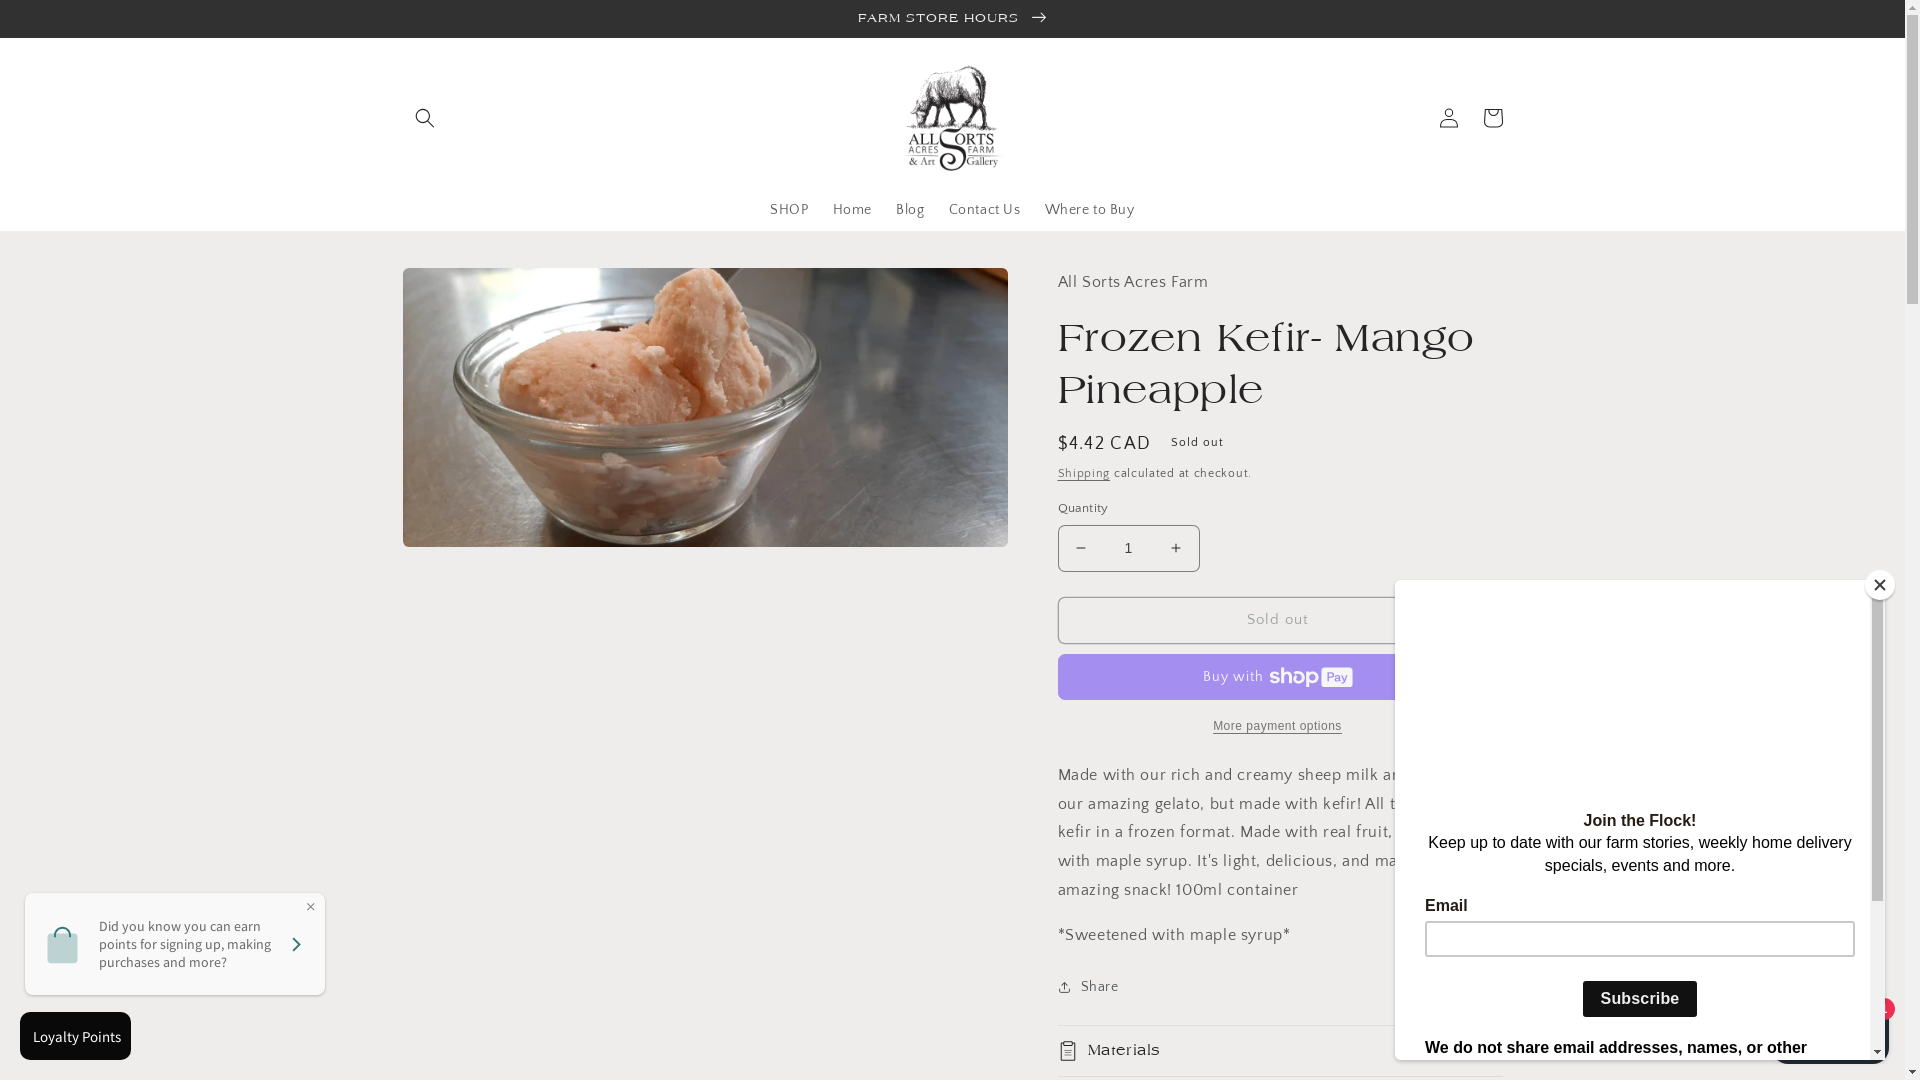  I want to click on 'Shipping', so click(1083, 473).